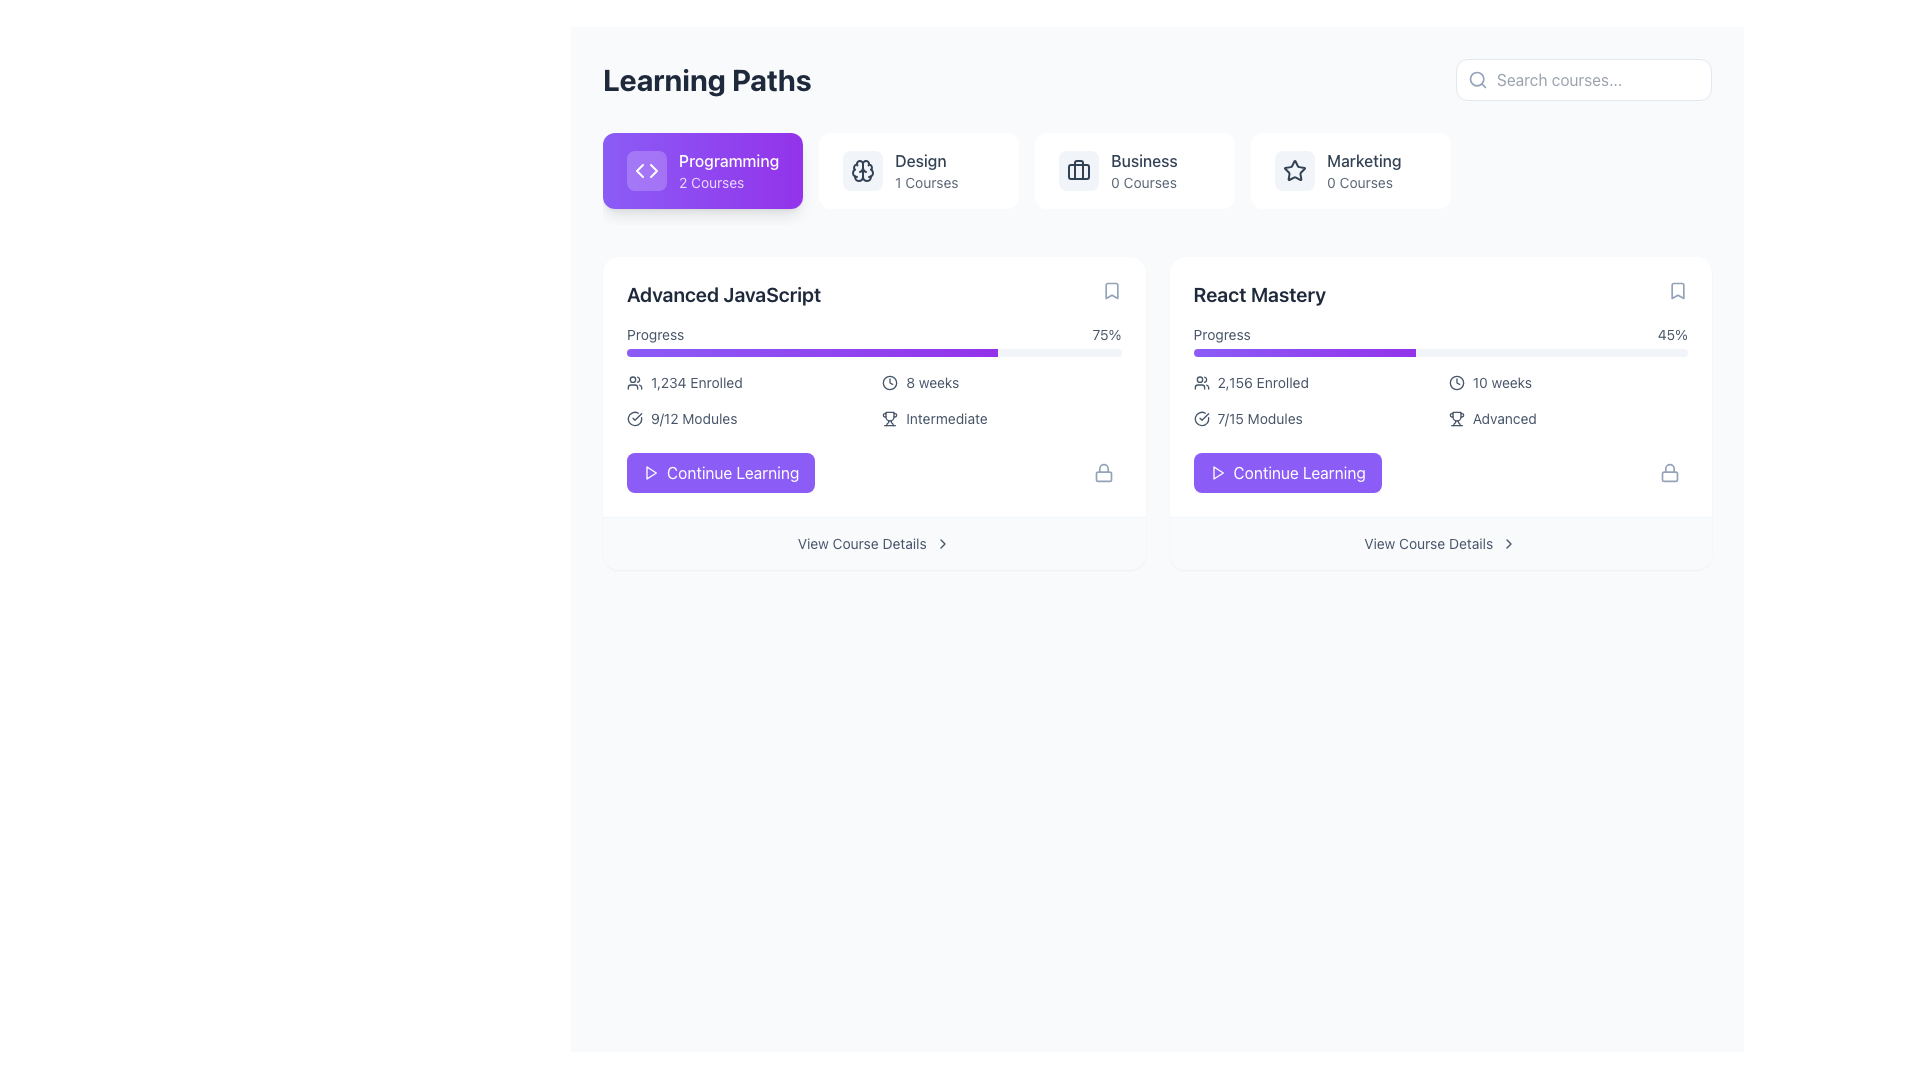  Describe the element at coordinates (1217, 473) in the screenshot. I see `the icon within the 'Continue Learning' purple button in the 'React Mastery' section` at that location.